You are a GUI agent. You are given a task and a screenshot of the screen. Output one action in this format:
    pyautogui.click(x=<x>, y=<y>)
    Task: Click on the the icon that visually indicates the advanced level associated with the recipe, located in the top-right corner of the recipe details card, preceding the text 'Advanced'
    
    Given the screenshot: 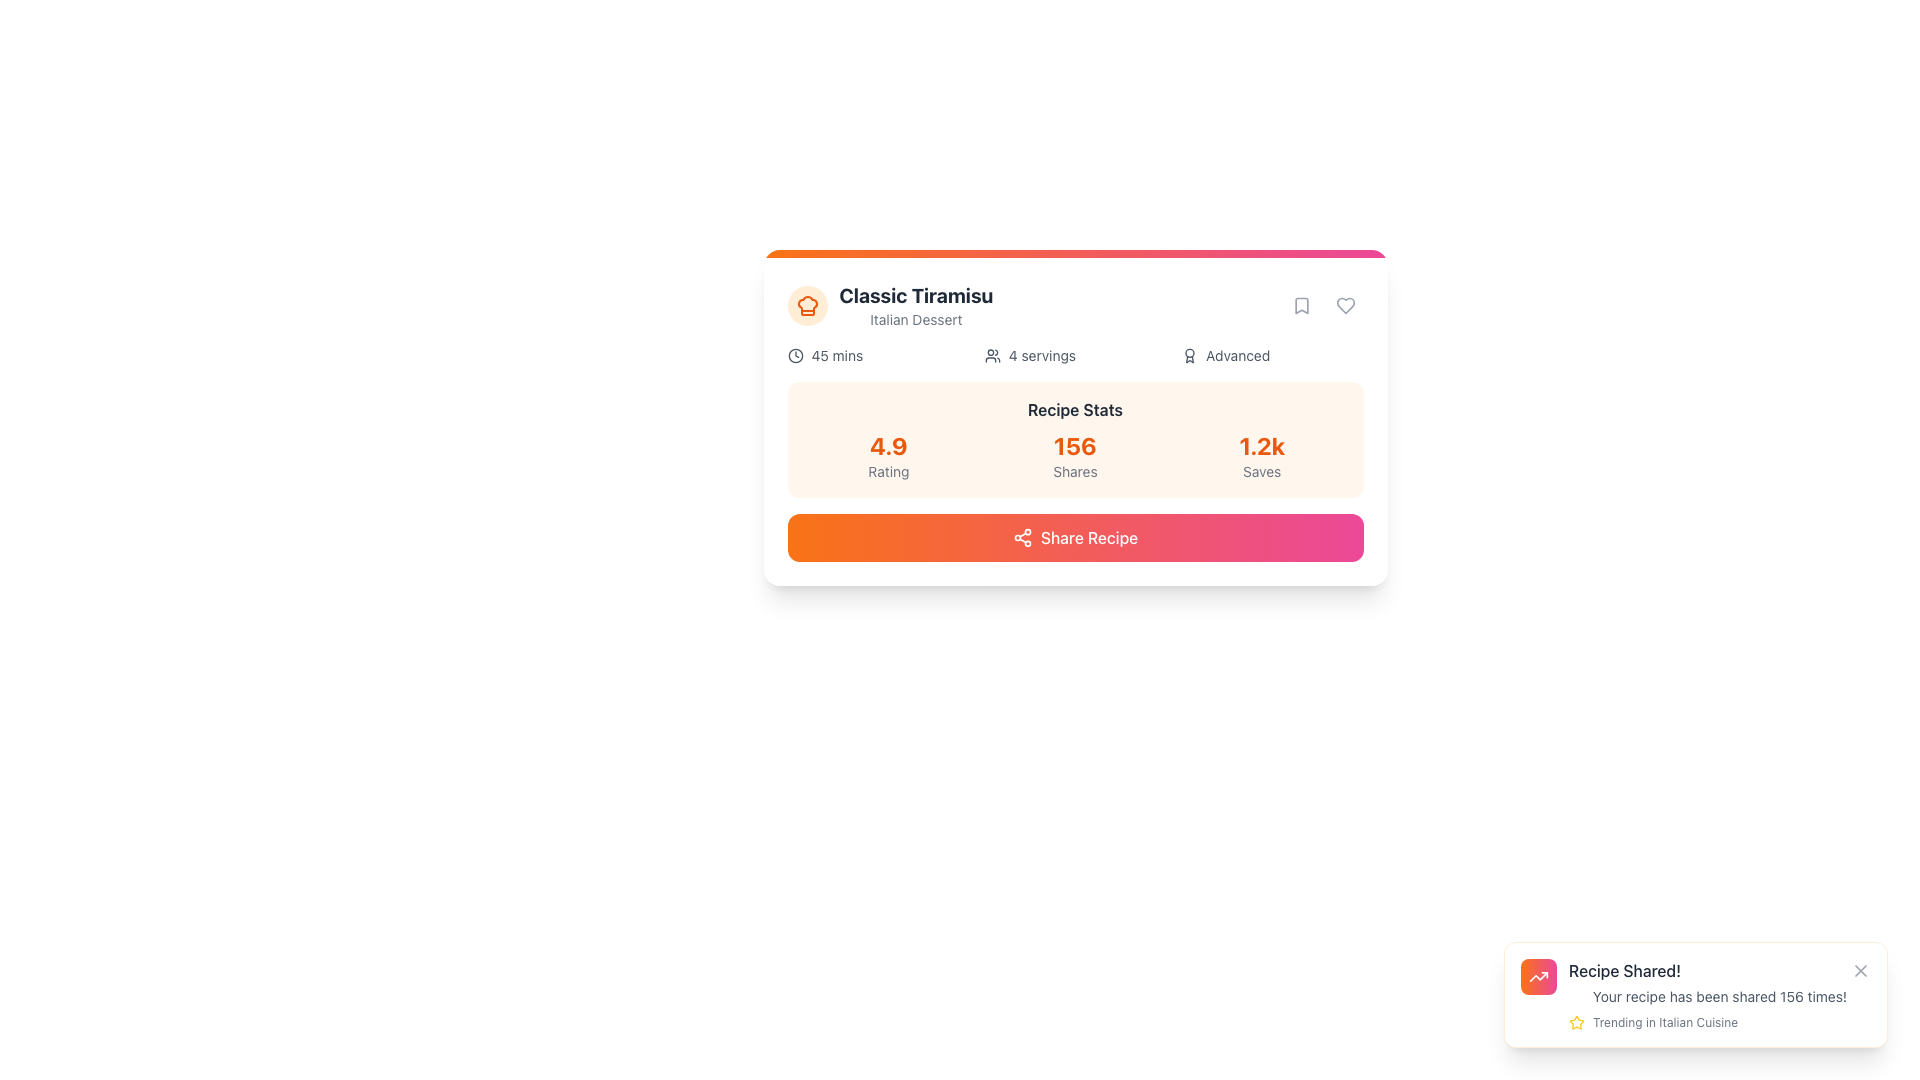 What is the action you would take?
    pyautogui.click(x=1190, y=354)
    